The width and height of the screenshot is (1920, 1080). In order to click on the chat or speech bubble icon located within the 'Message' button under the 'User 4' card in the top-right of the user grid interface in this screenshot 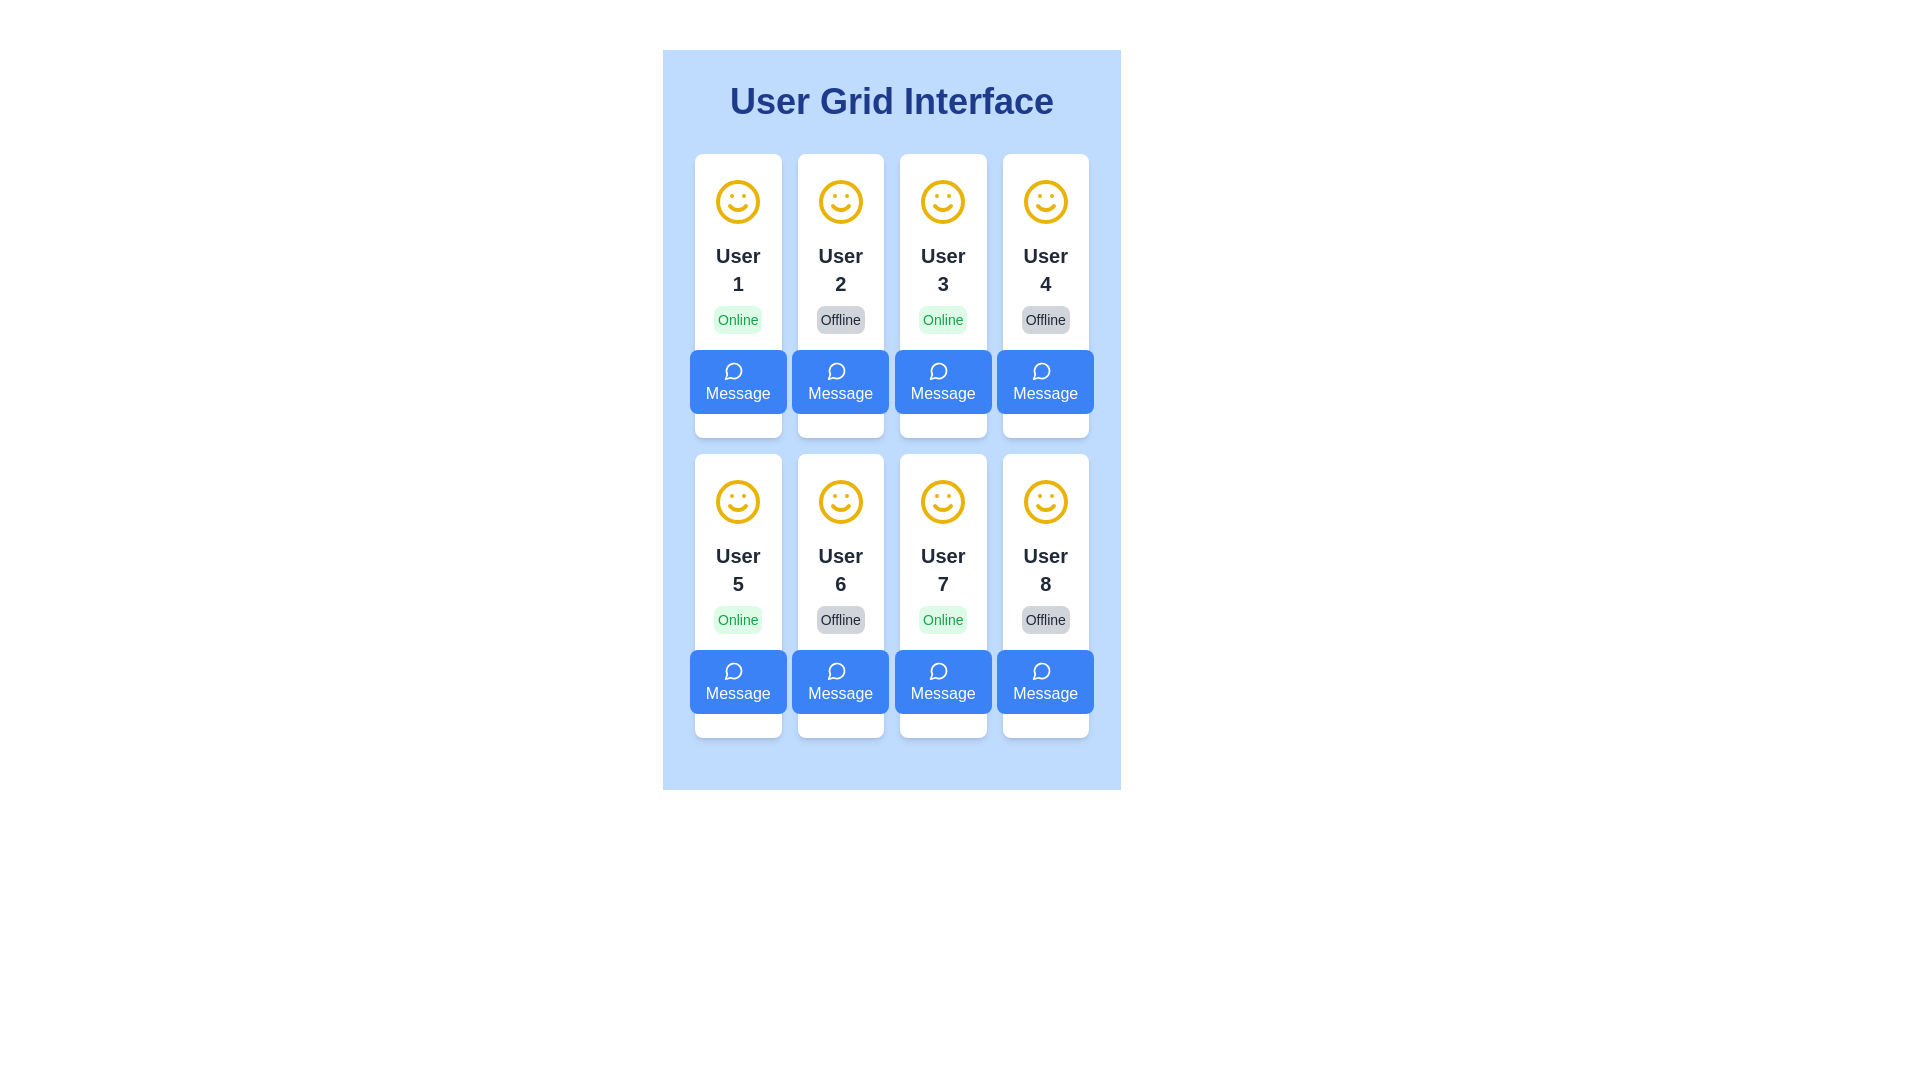, I will do `click(1040, 370)`.